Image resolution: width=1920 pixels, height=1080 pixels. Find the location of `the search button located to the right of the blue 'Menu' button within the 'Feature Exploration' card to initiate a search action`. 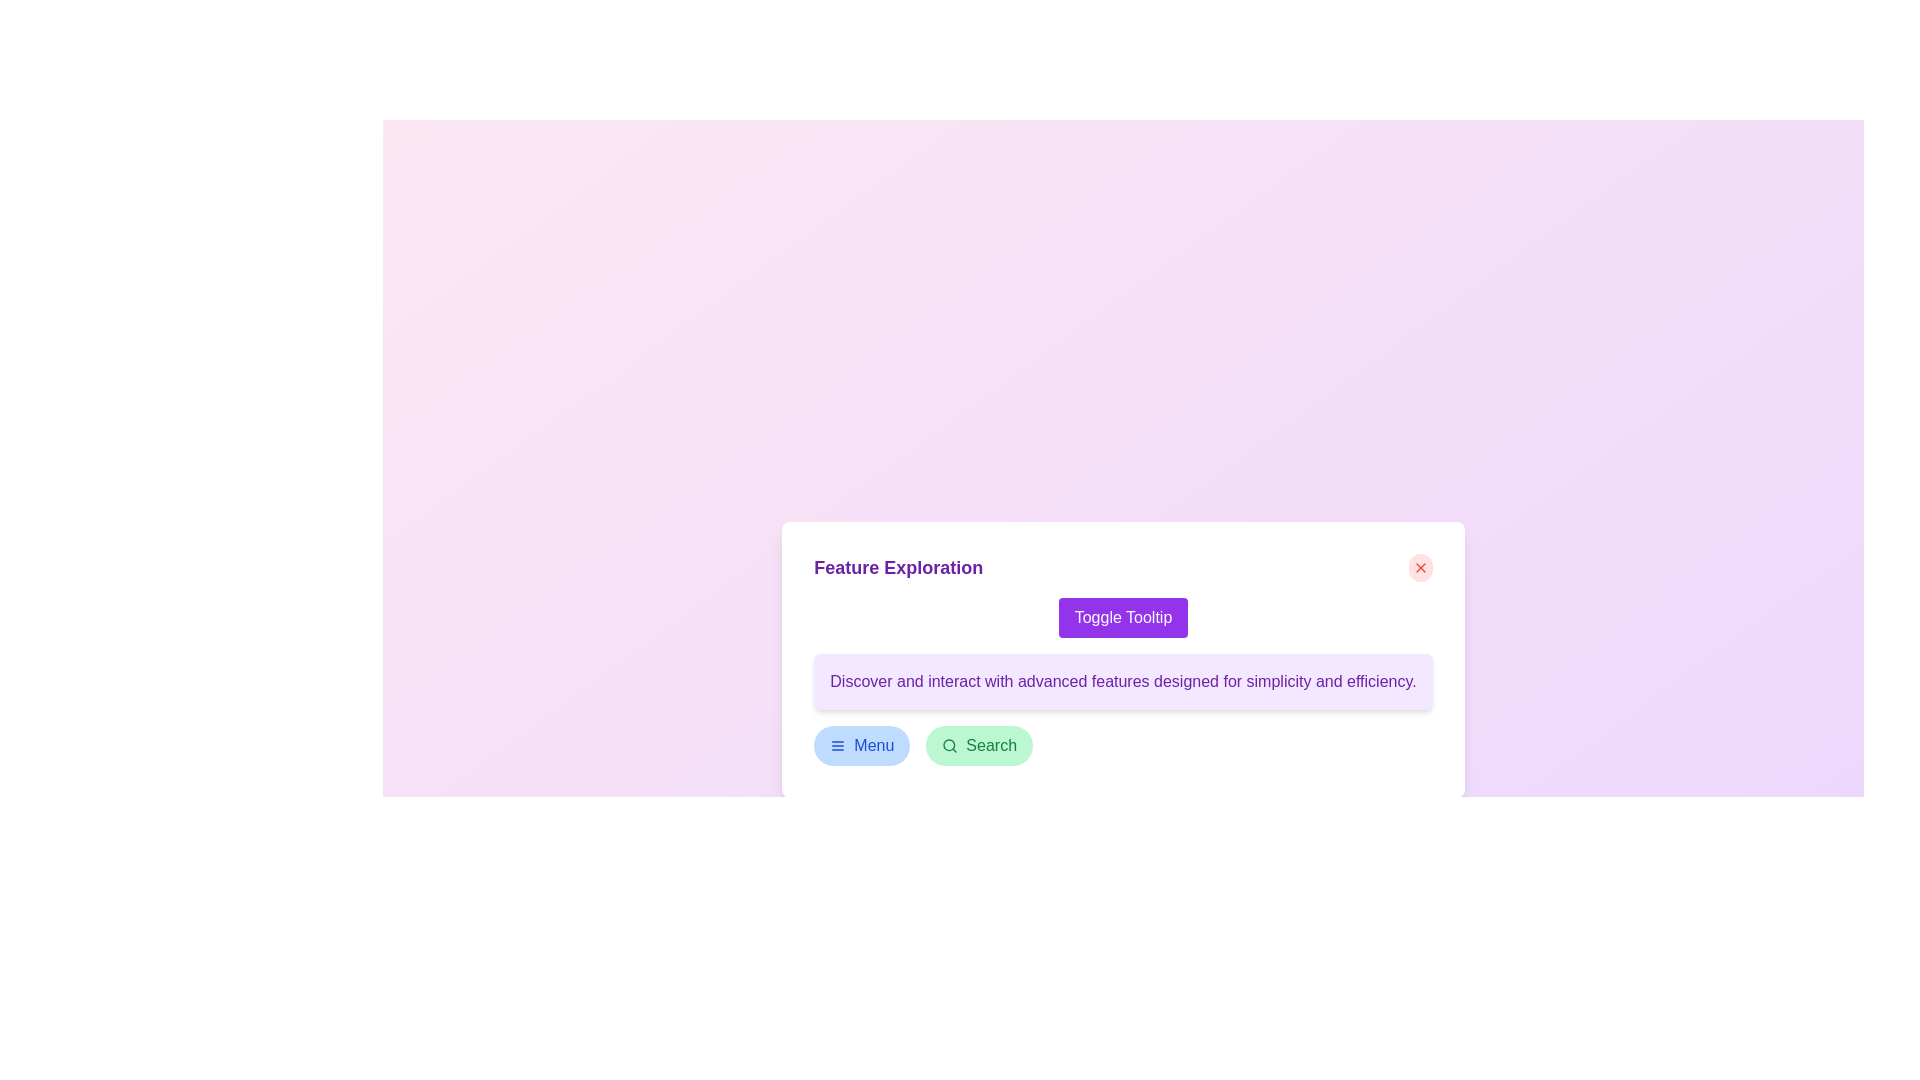

the search button located to the right of the blue 'Menu' button within the 'Feature Exploration' card to initiate a search action is located at coordinates (979, 745).